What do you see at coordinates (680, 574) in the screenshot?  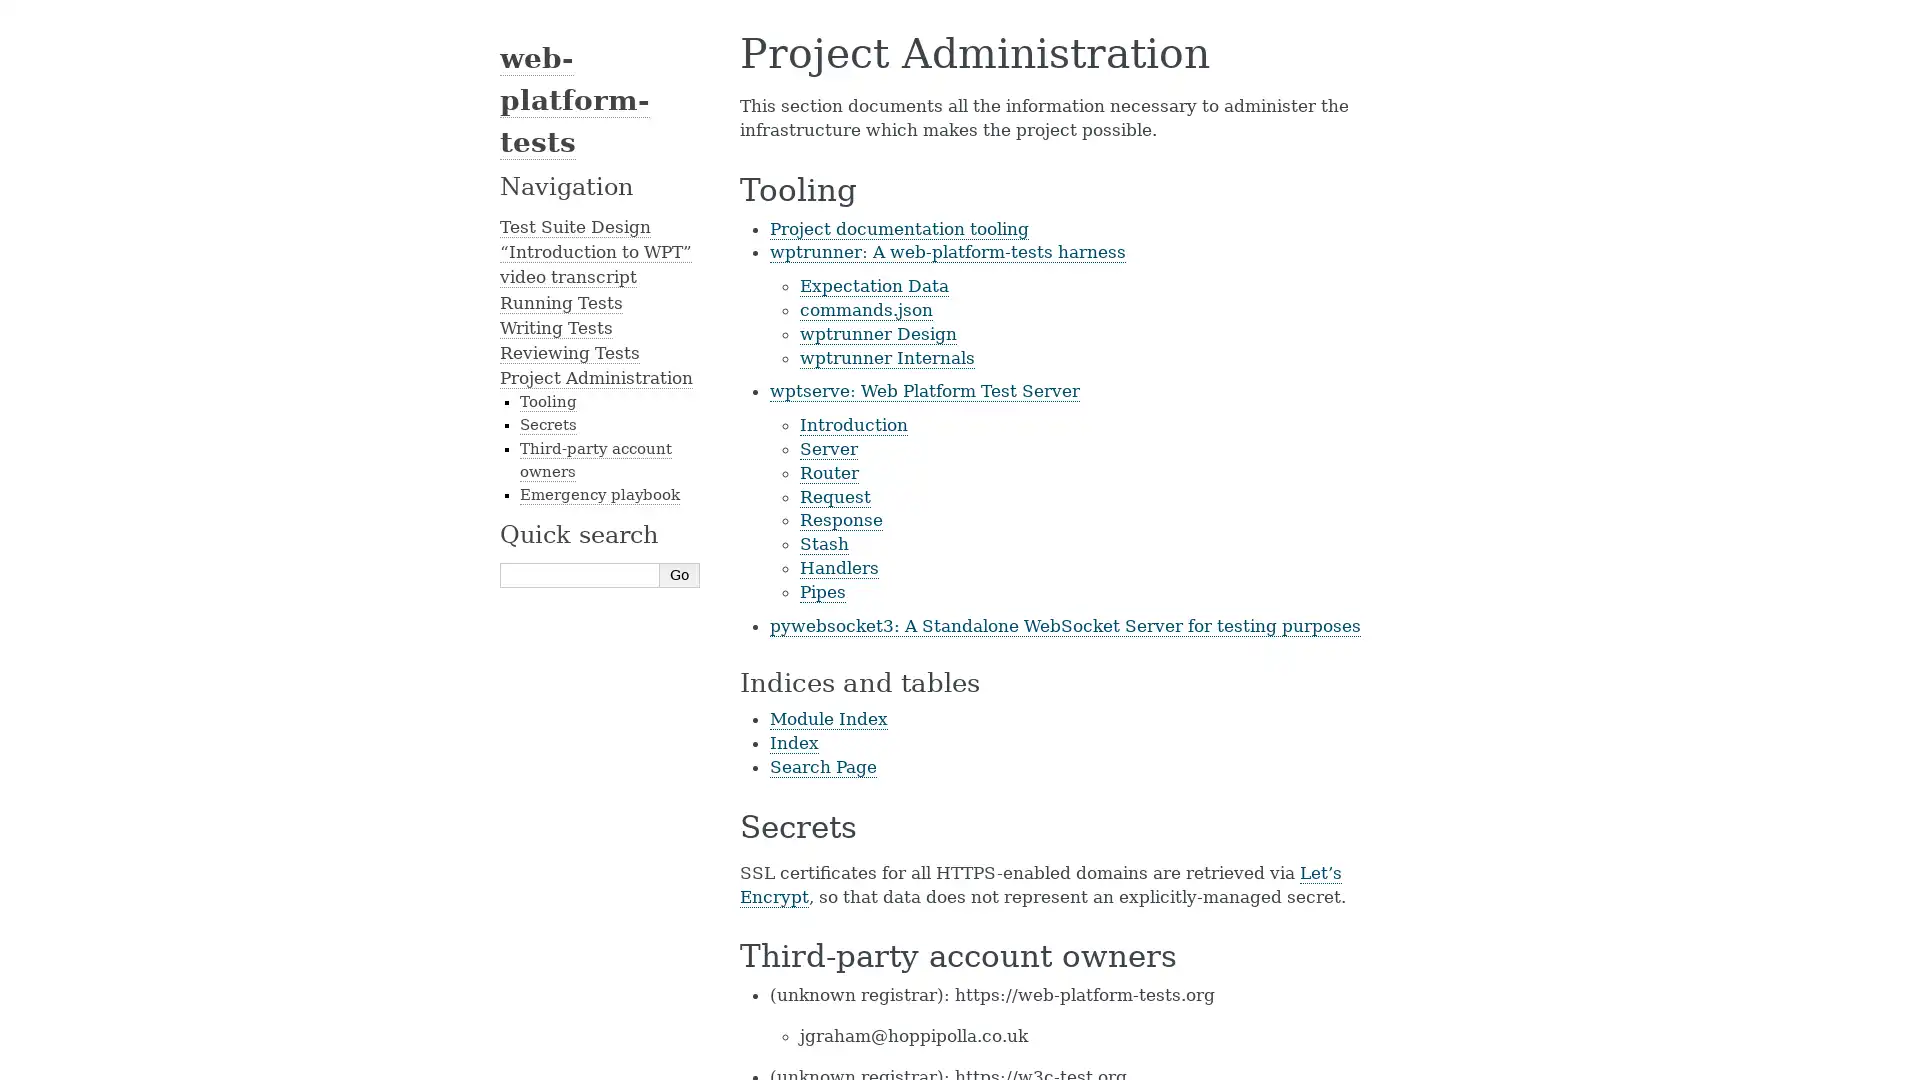 I see `Go` at bounding box center [680, 574].